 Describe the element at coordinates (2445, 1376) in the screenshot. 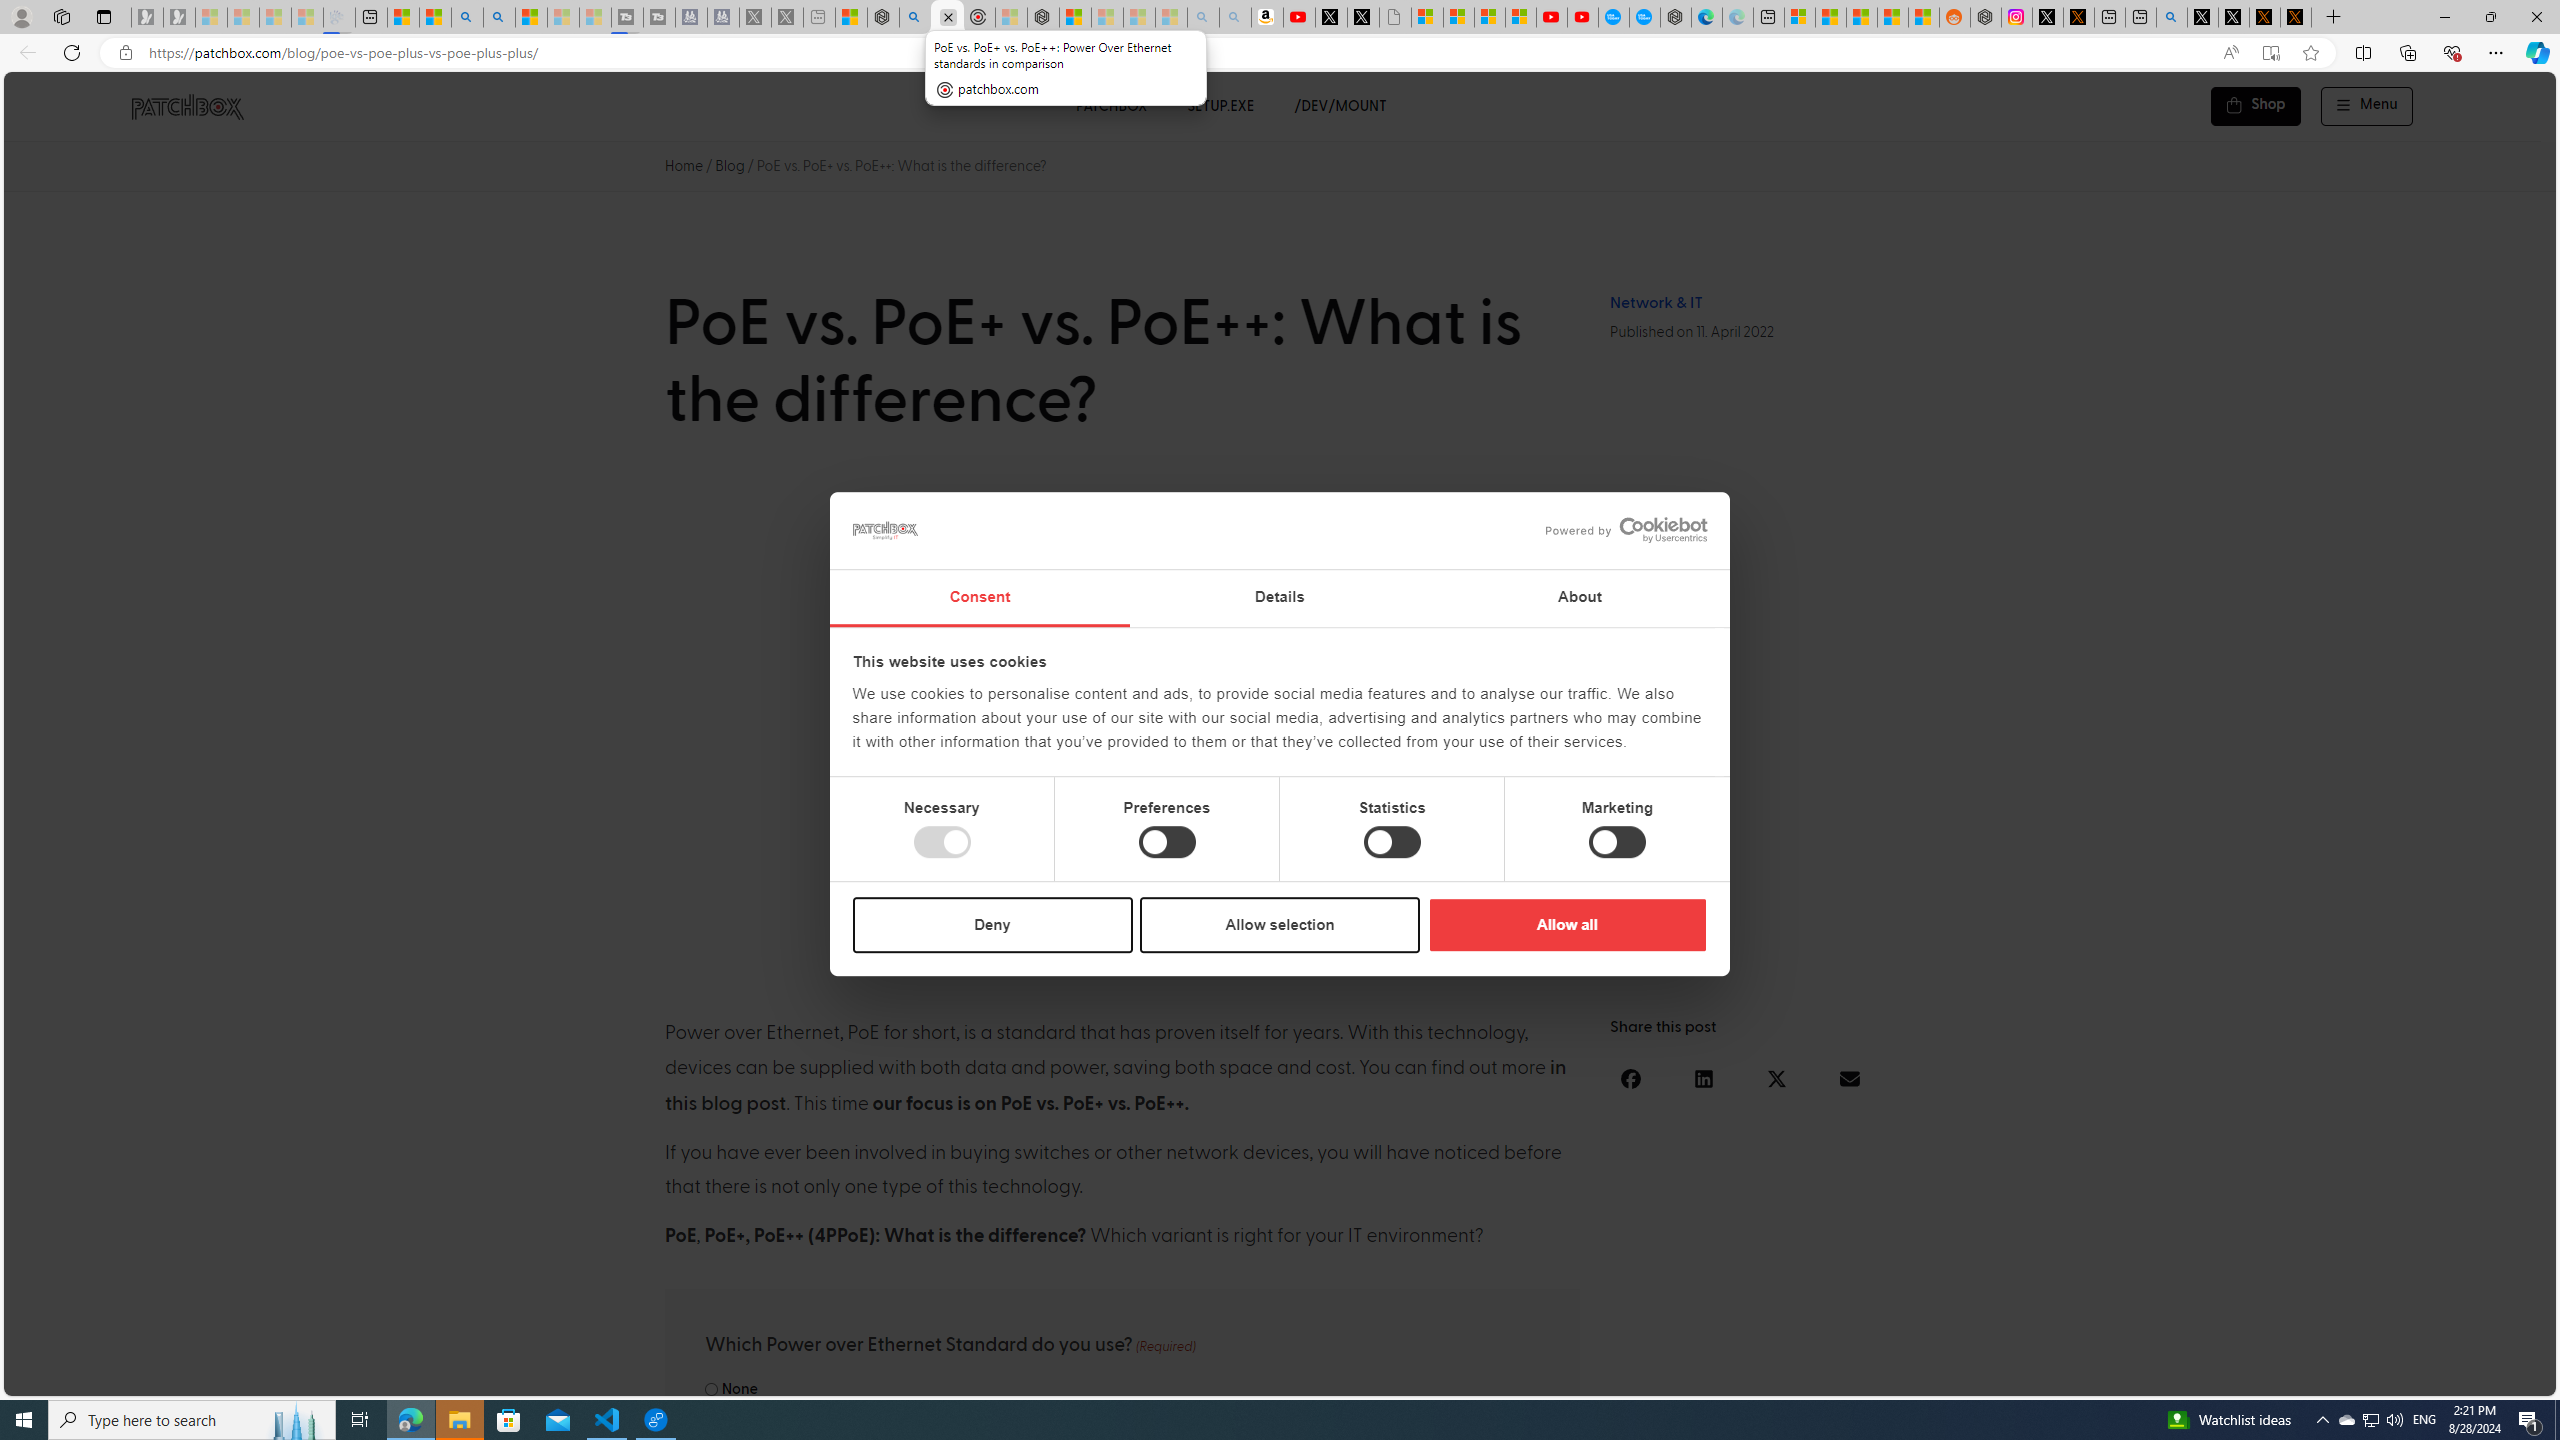

I see `'Language switcher : Finnish'` at that location.